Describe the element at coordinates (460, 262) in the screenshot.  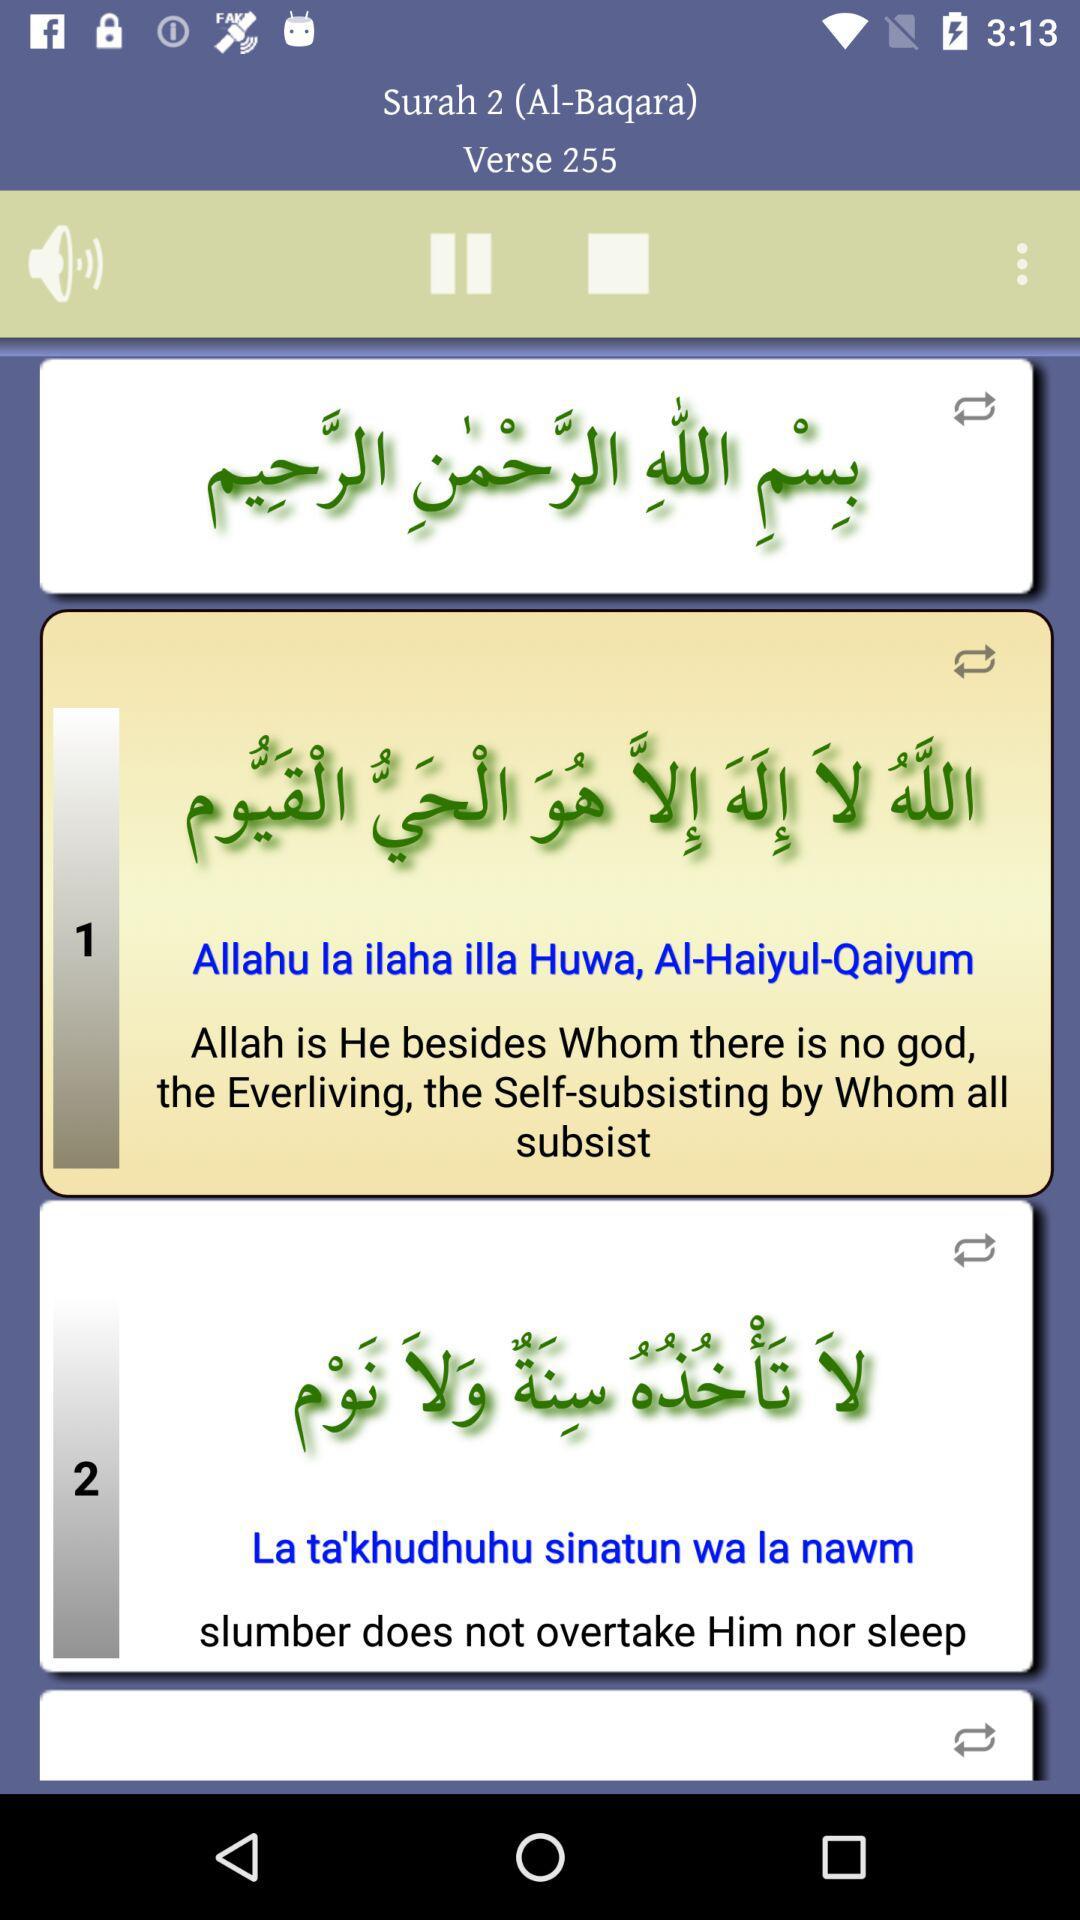
I see `ayat al kursi` at that location.